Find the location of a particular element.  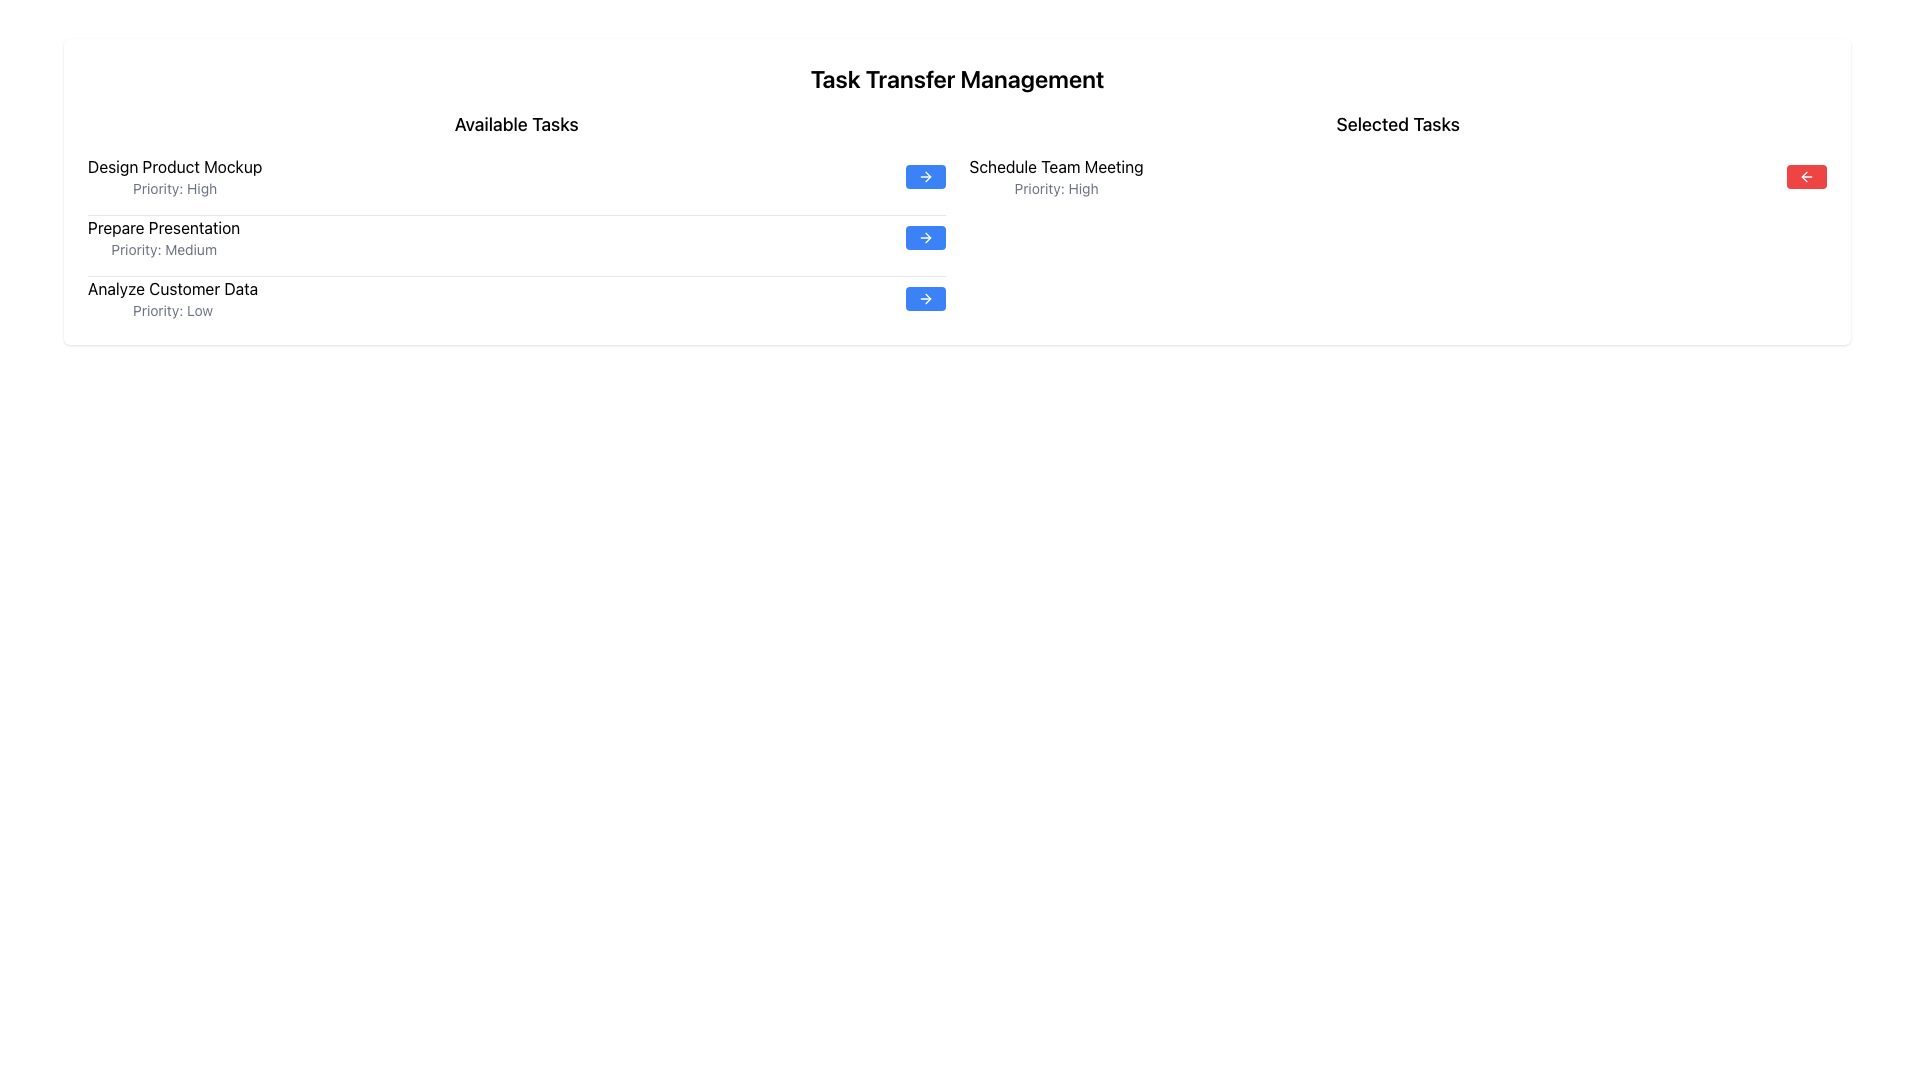

the blue button with a white right arrow icon located in the 'Available Tasks' section under the 'Design Product Mockup' row to observe any hover effects is located at coordinates (924, 176).